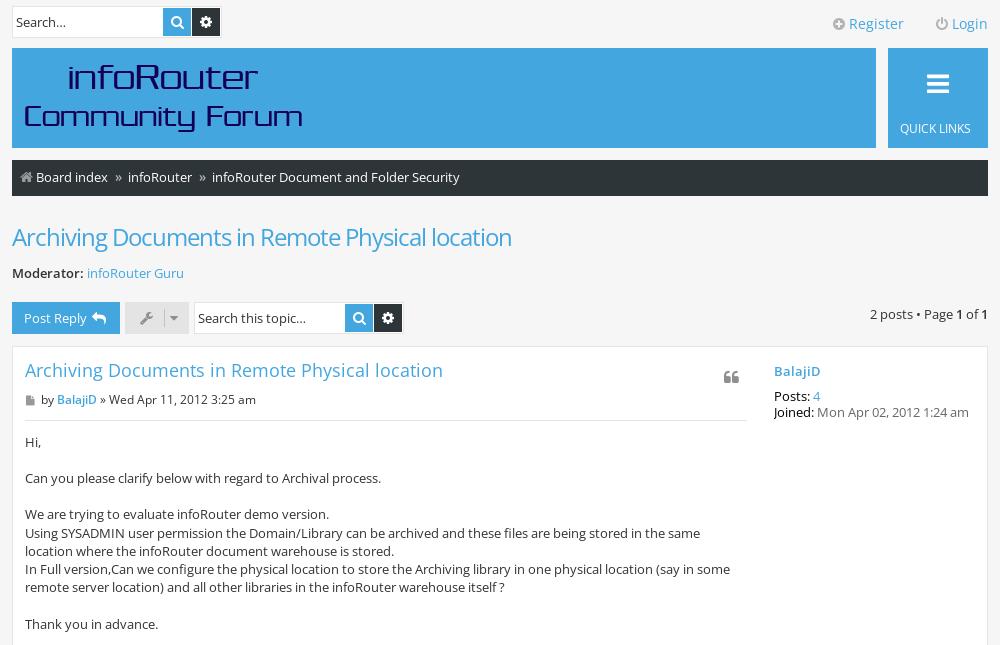 The image size is (1000, 645). I want to click on 'Hi,', so click(33, 440).